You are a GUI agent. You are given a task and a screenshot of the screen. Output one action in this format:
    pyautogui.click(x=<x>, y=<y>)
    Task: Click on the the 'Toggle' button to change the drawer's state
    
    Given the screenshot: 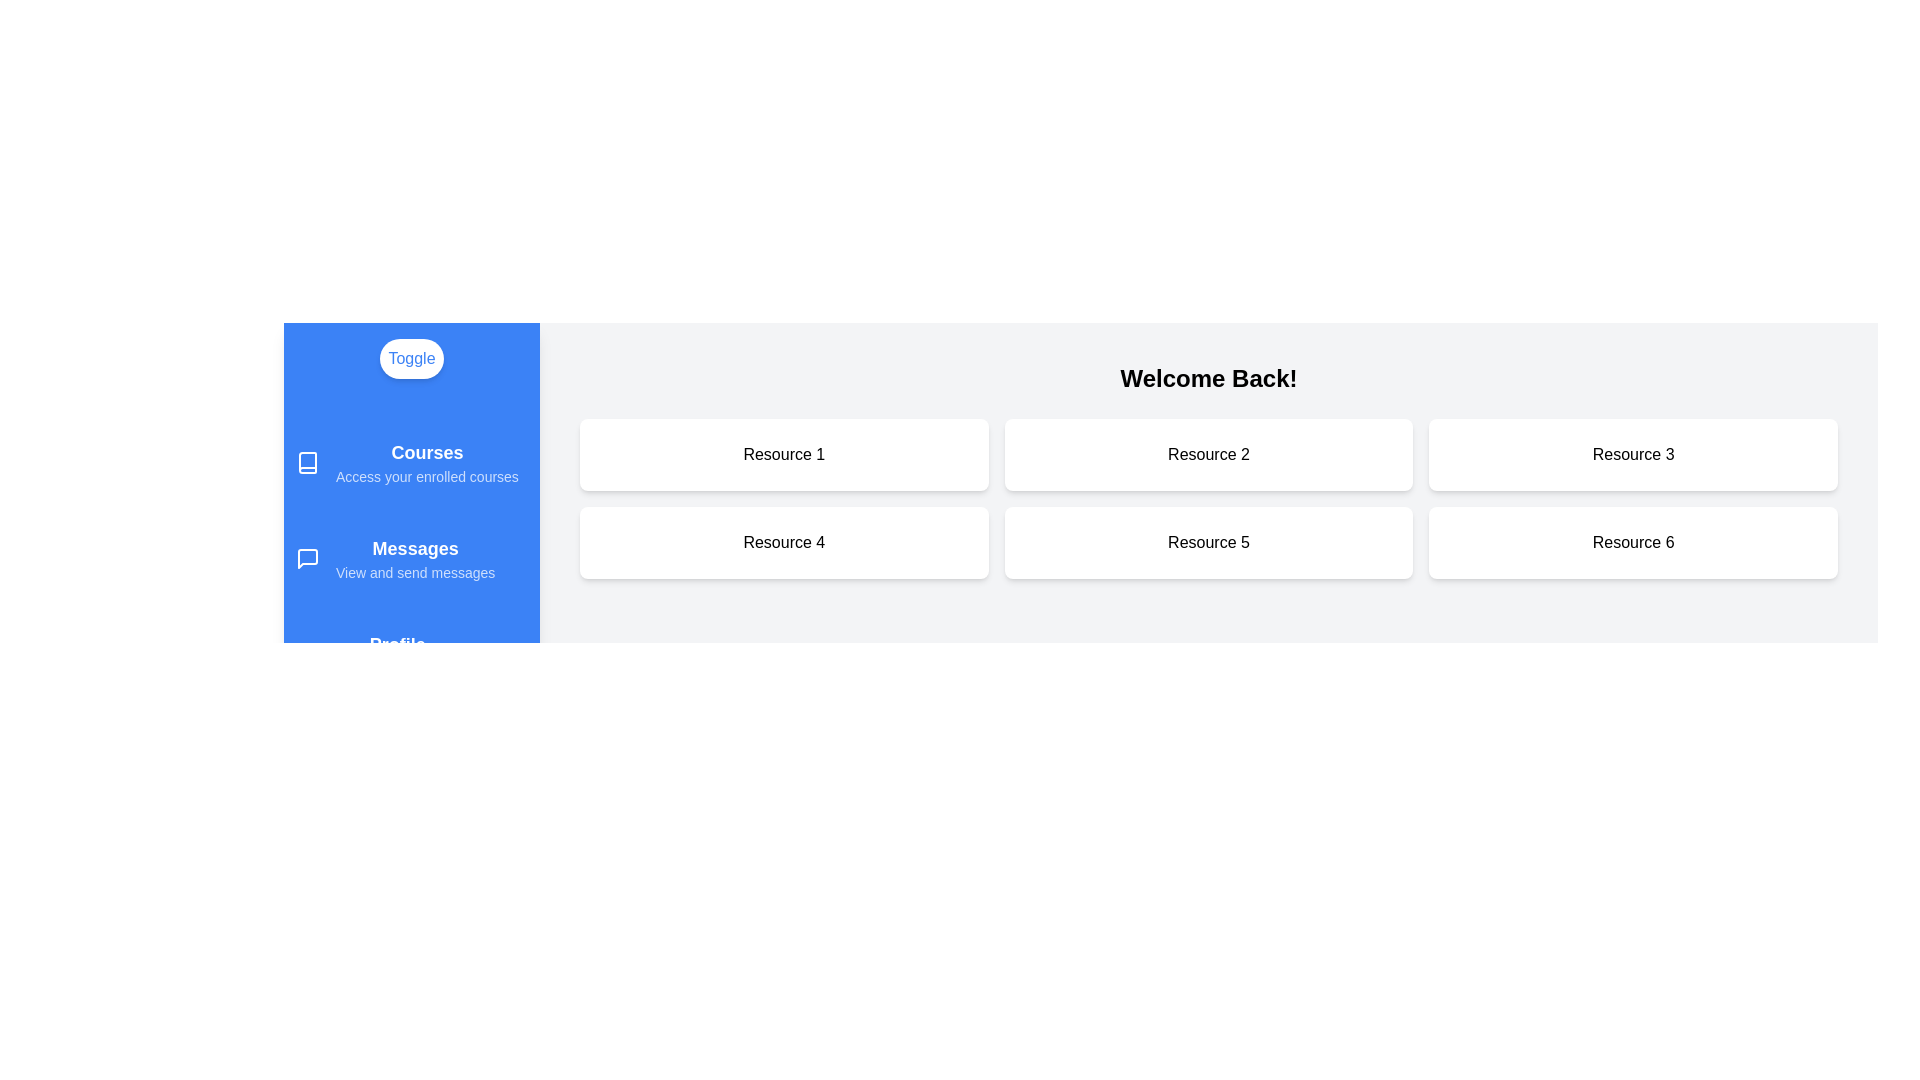 What is the action you would take?
    pyautogui.click(x=411, y=357)
    